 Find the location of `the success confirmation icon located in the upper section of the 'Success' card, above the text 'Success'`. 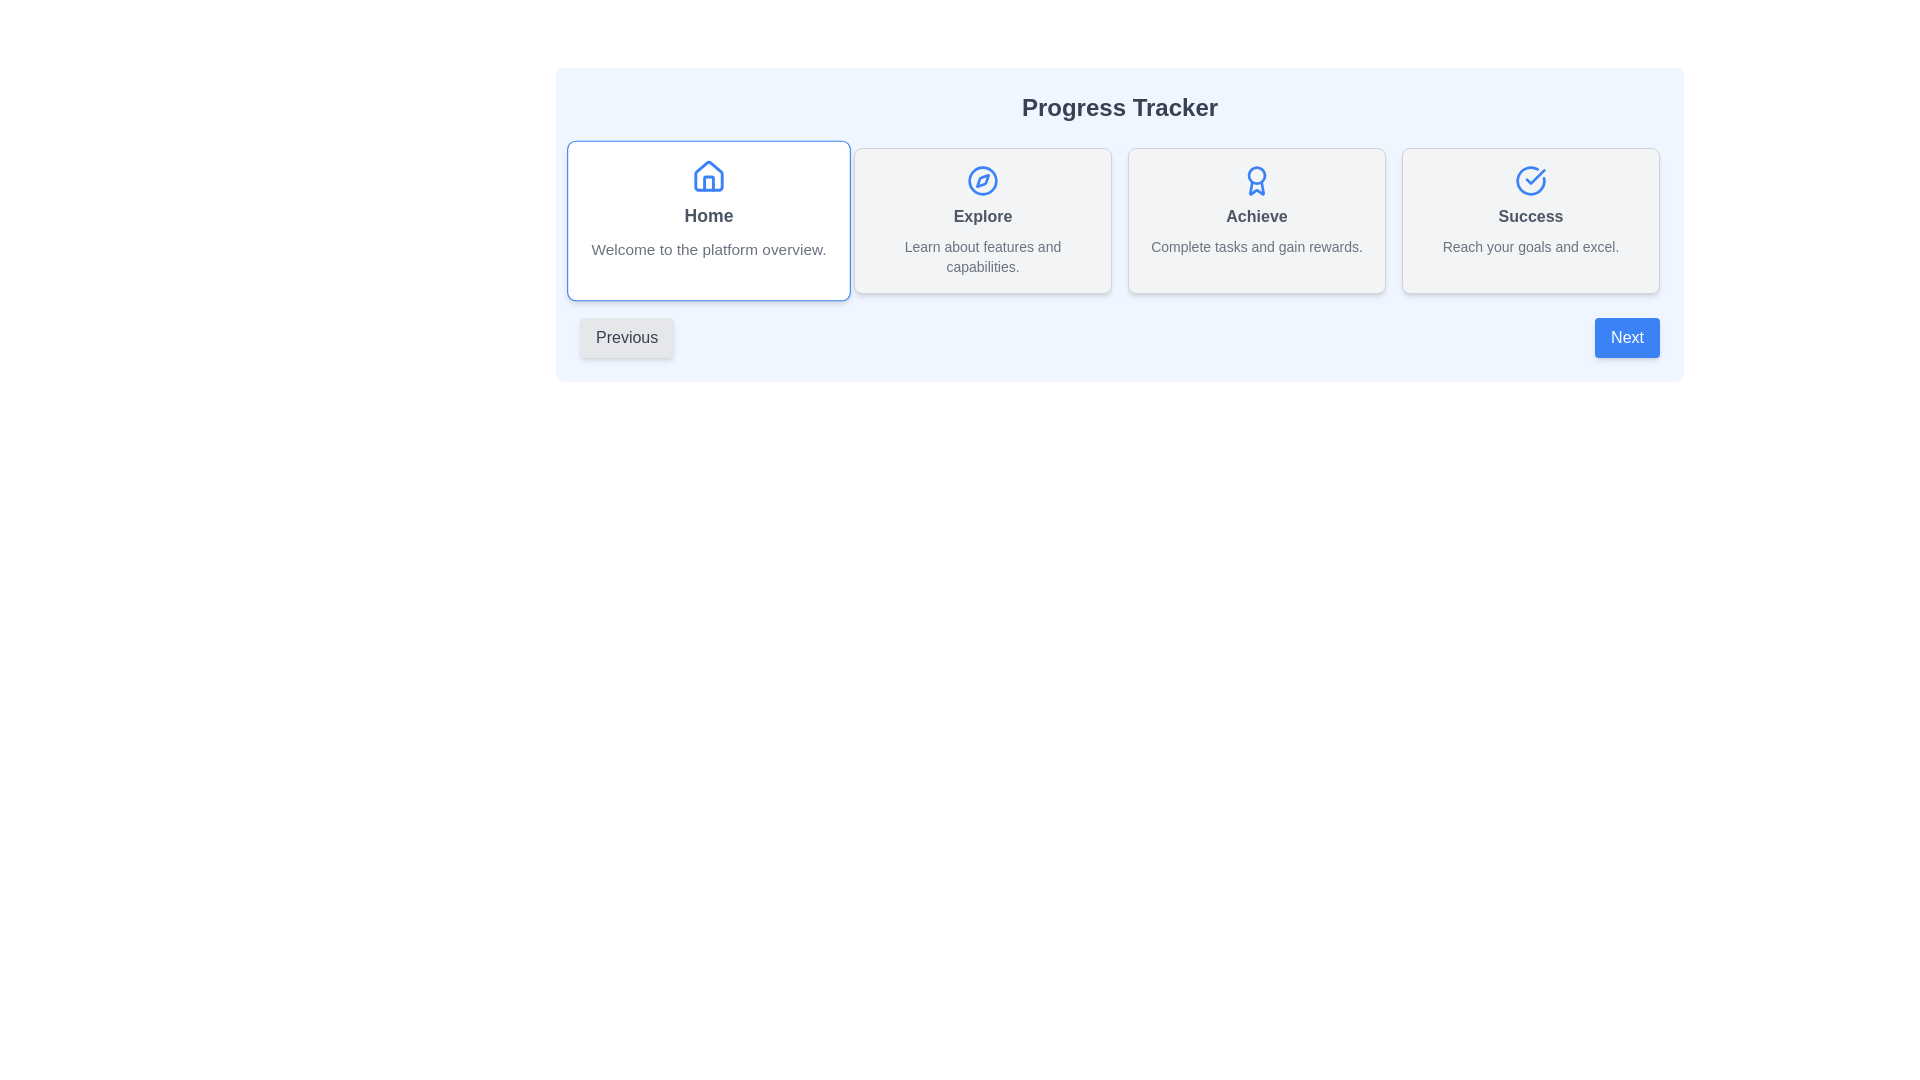

the success confirmation icon located in the upper section of the 'Success' card, above the text 'Success' is located at coordinates (1530, 181).